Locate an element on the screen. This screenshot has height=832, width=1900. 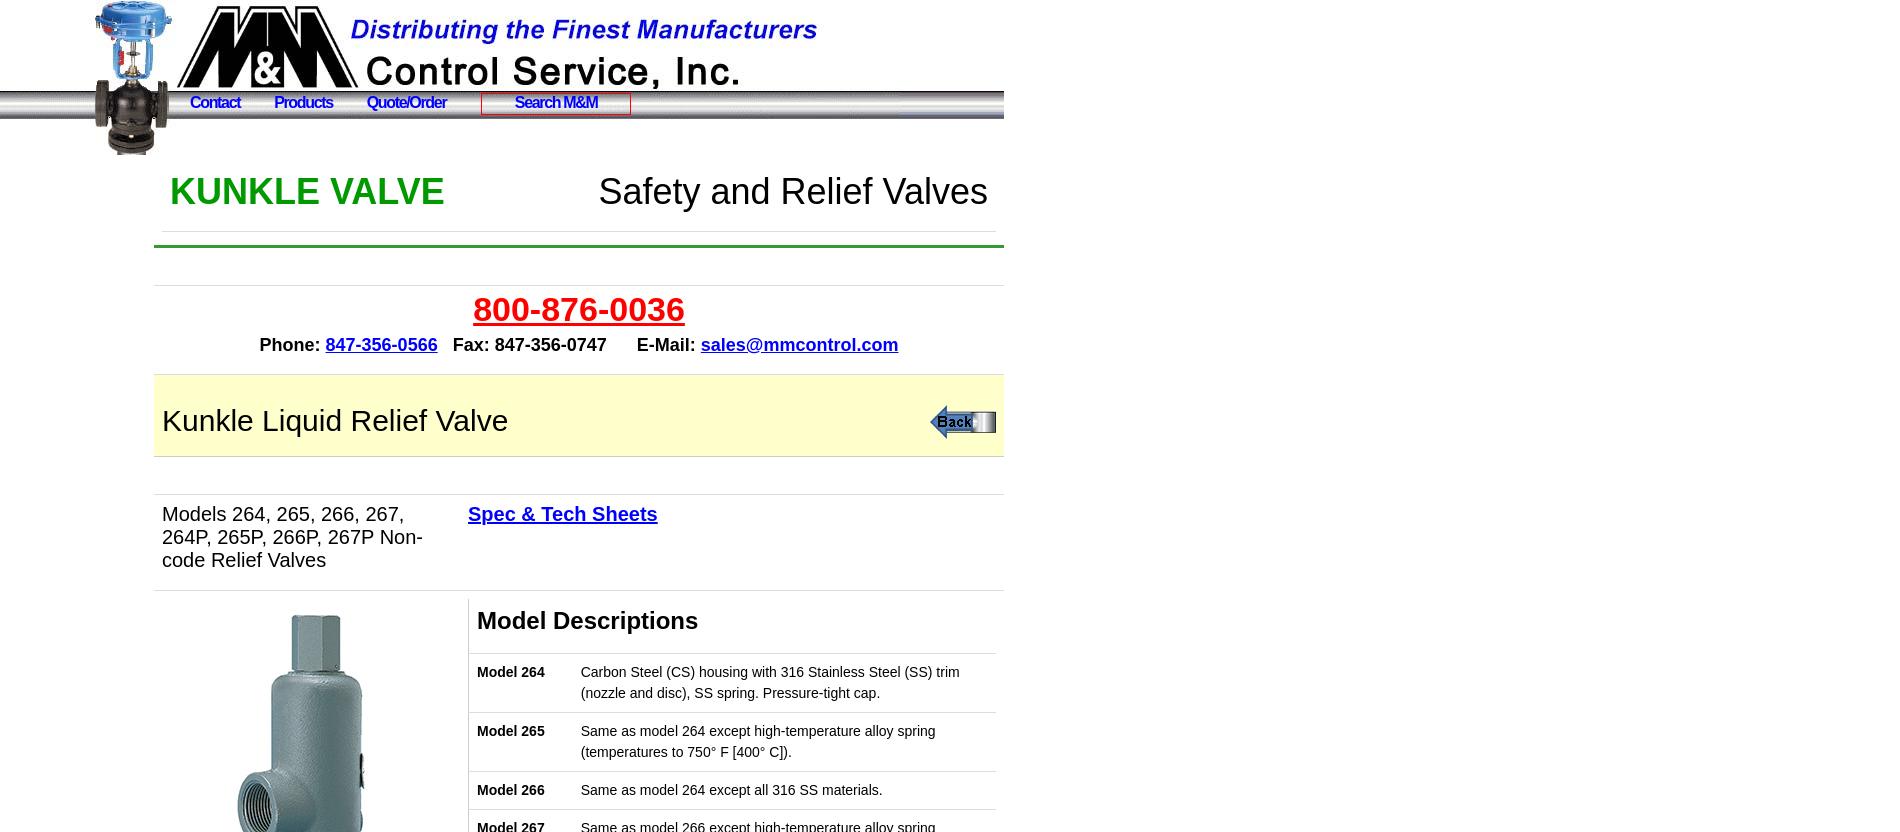
'847-356-0566' is located at coordinates (379, 345).